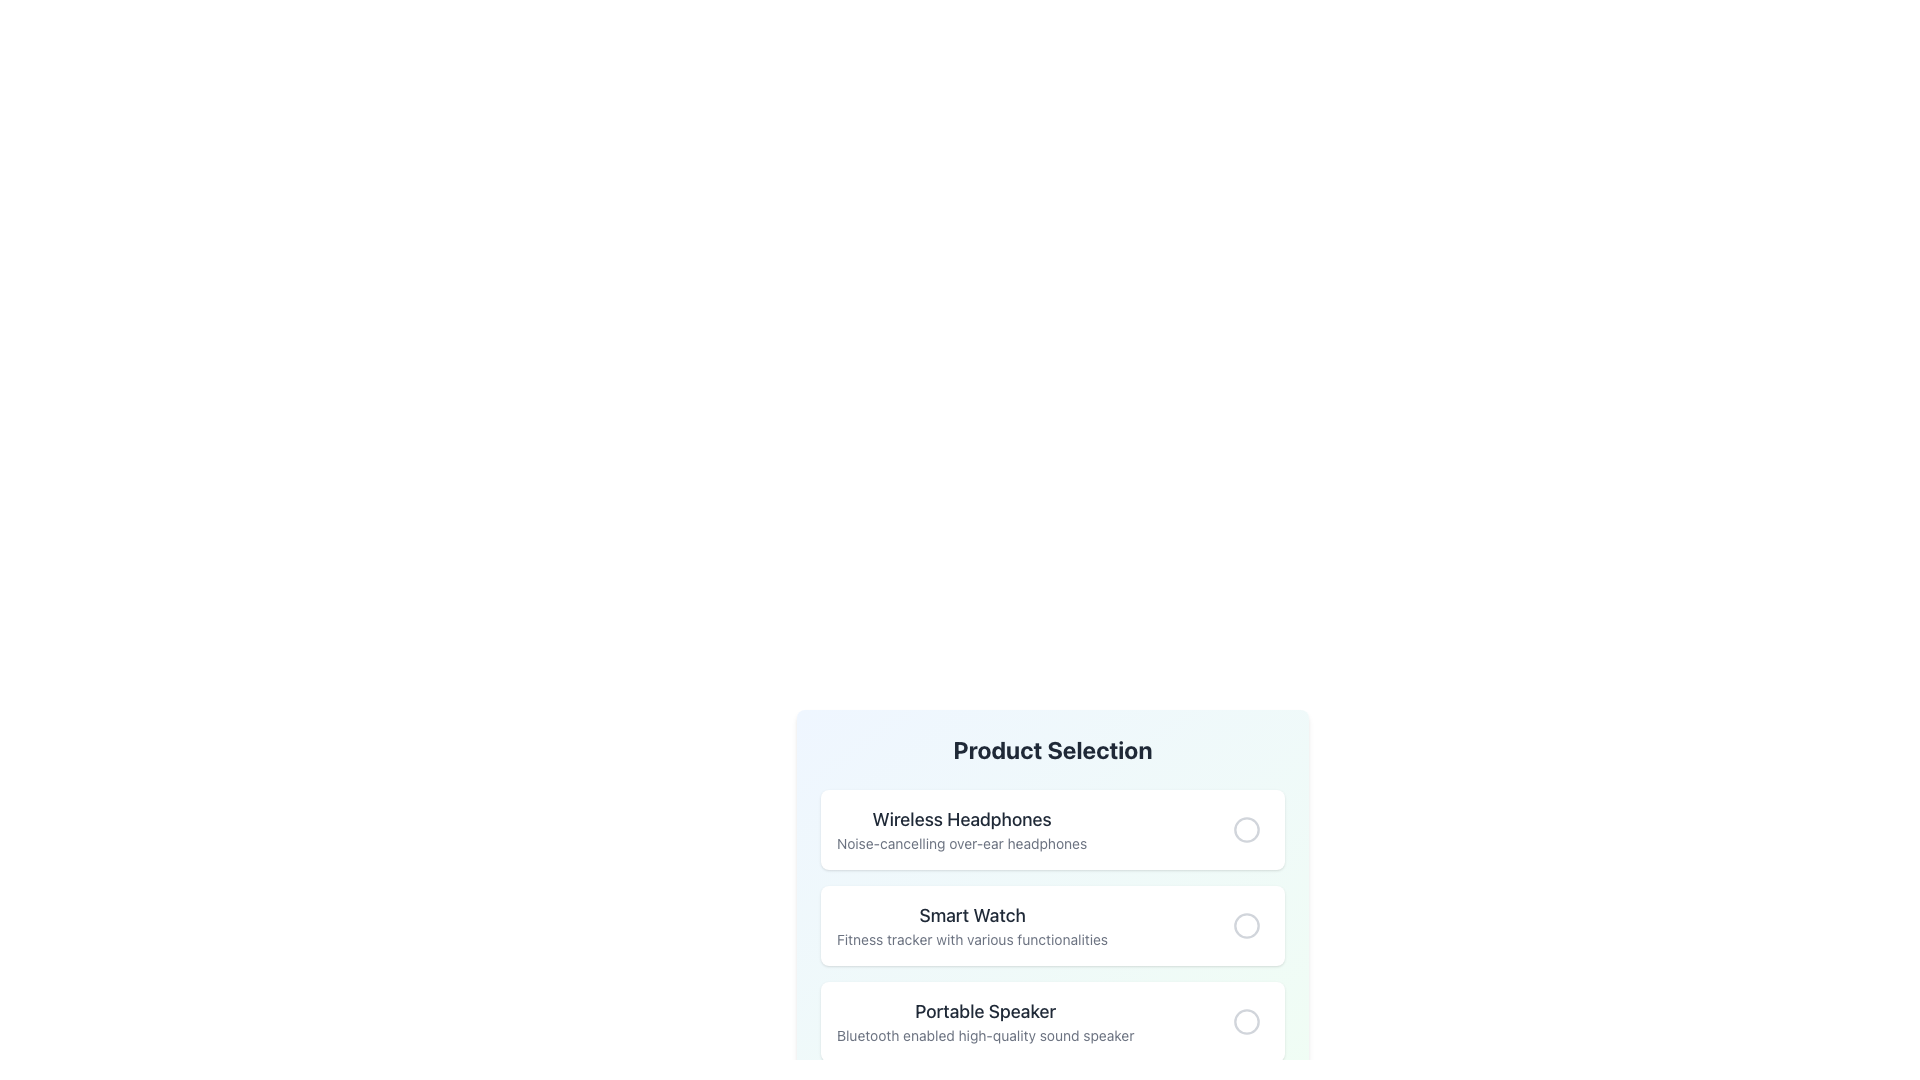 Image resolution: width=1920 pixels, height=1080 pixels. Describe the element at coordinates (1246, 1022) in the screenshot. I see `the circular radio button with a gray outline next to the text 'Portable Speaker' for tooltip or effect` at that location.